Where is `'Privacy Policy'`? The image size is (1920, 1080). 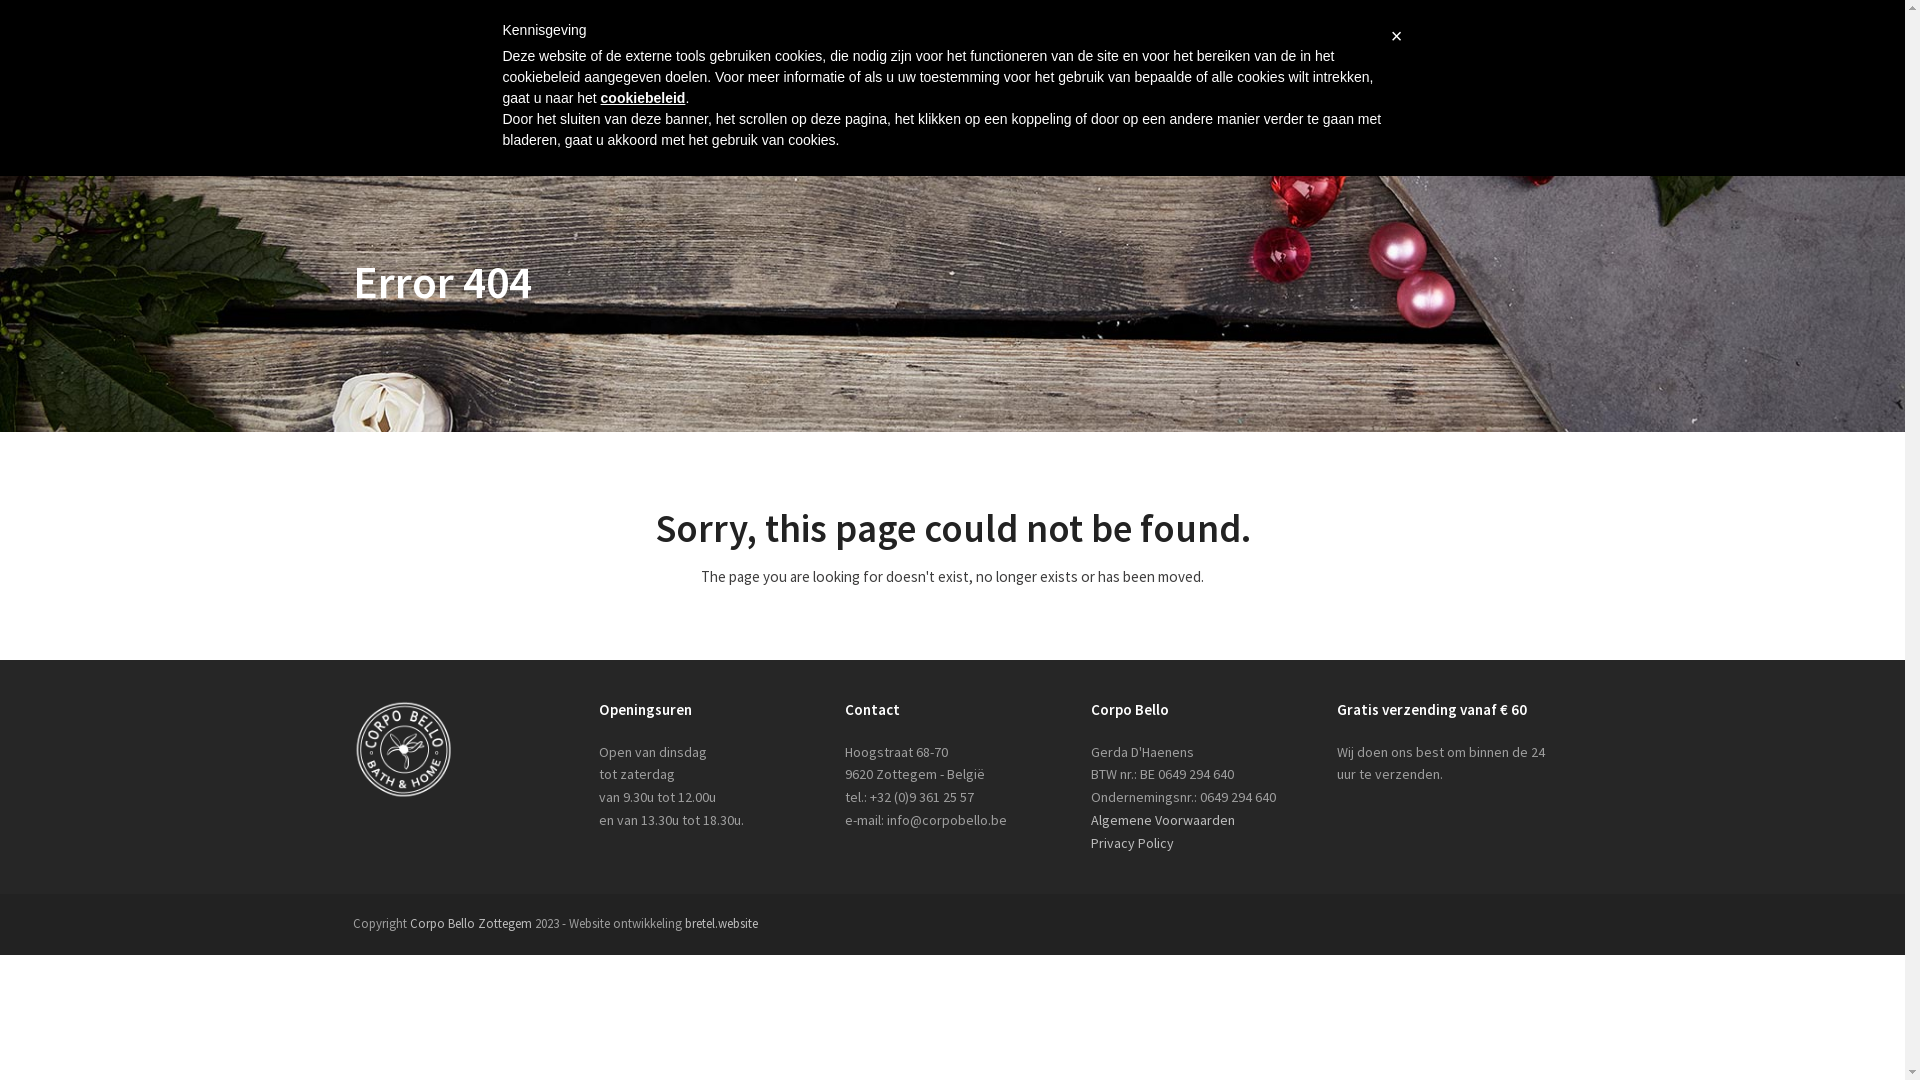
'Privacy Policy' is located at coordinates (1088, 843).